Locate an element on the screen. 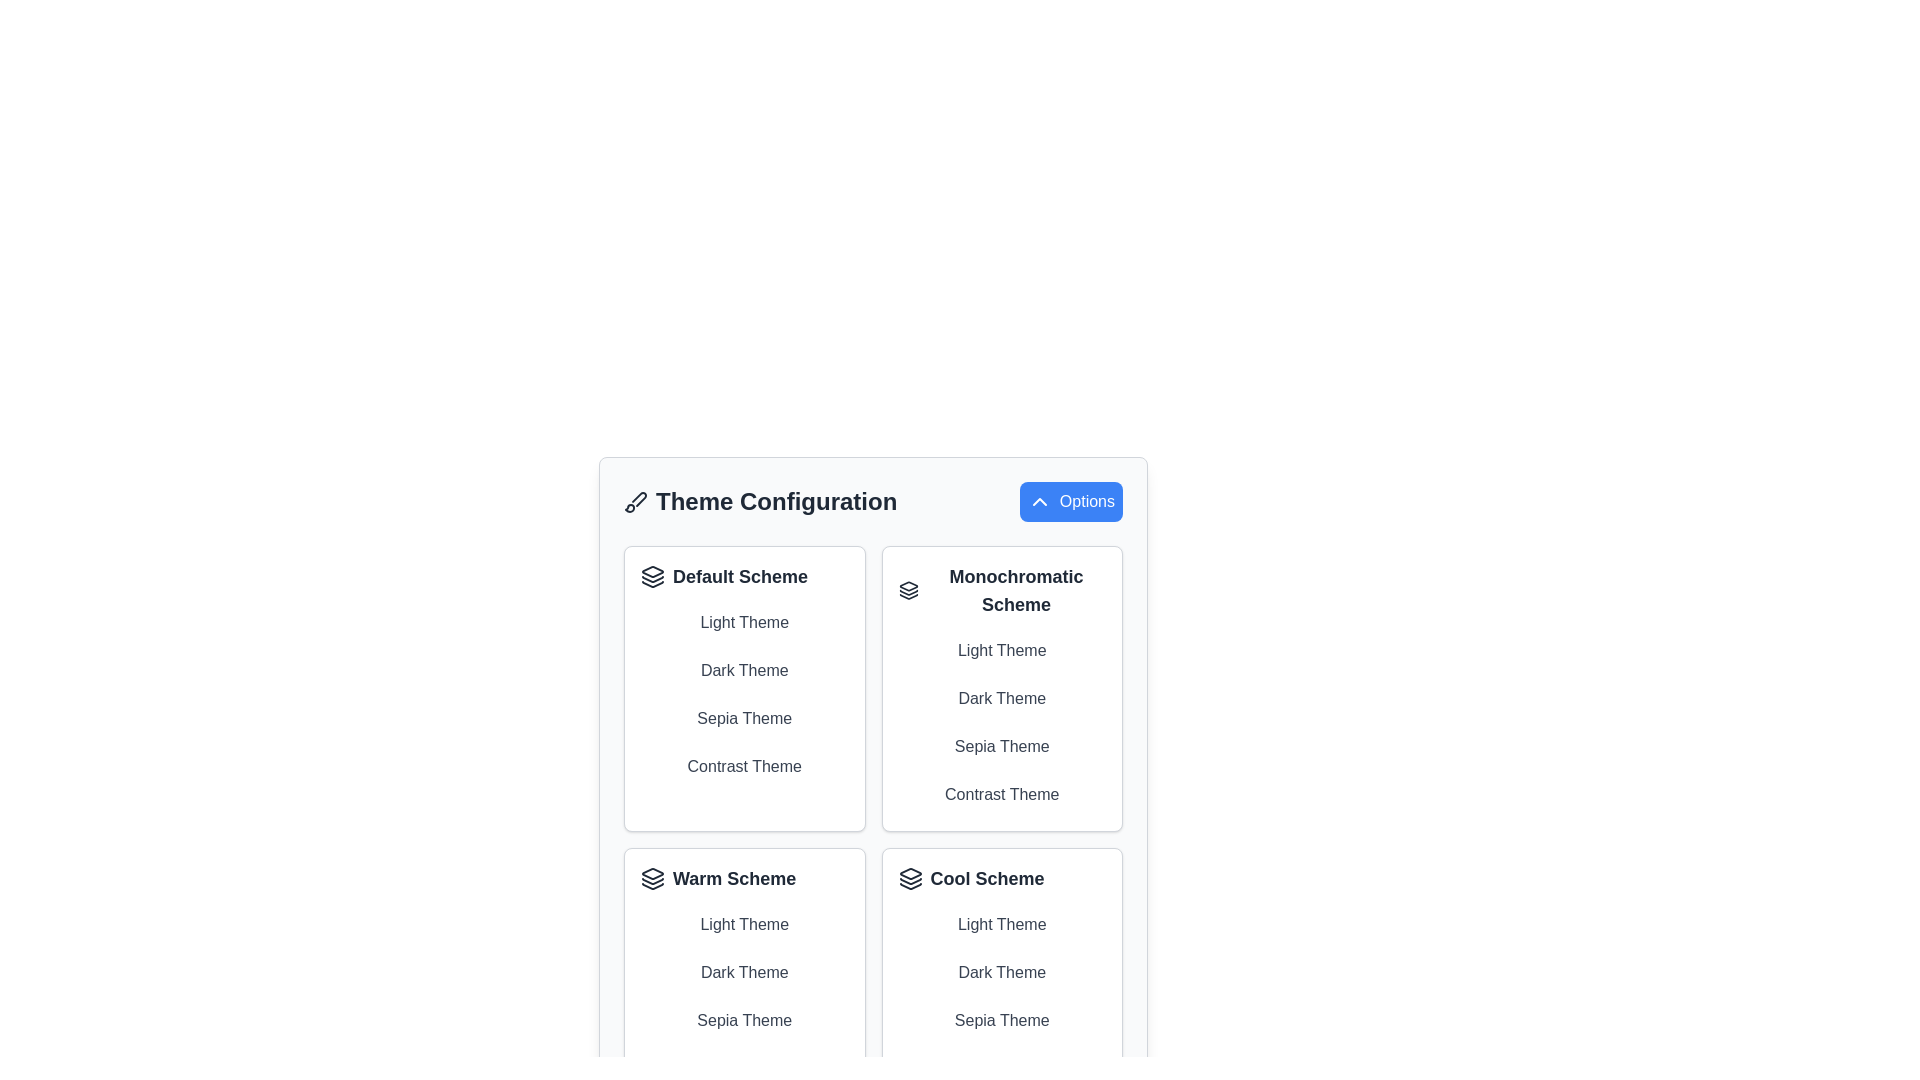 The height and width of the screenshot is (1080, 1920). the 'Light Theme' text button, which is the first item in the vertical list of theme options under the 'Default Scheme' column is located at coordinates (743, 622).